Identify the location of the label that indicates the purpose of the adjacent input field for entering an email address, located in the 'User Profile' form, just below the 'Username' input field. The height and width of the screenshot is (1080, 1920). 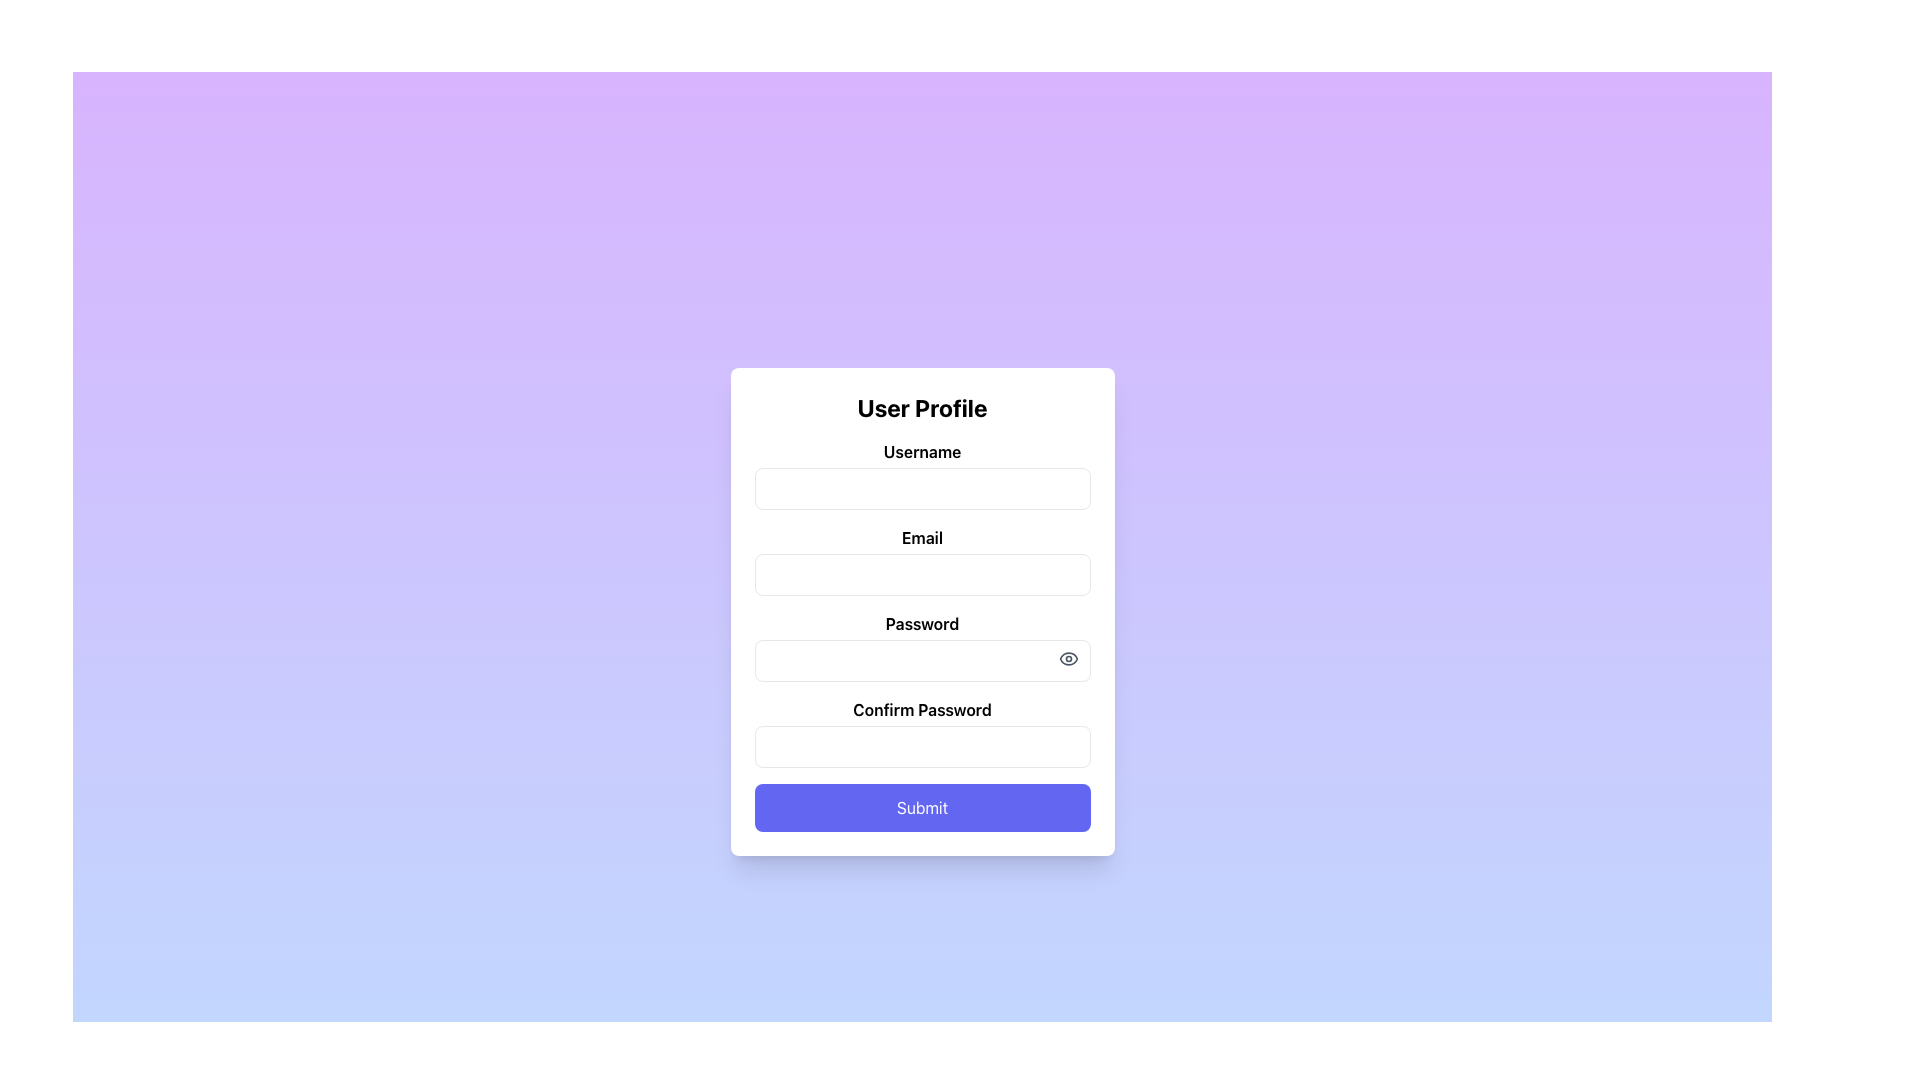
(921, 536).